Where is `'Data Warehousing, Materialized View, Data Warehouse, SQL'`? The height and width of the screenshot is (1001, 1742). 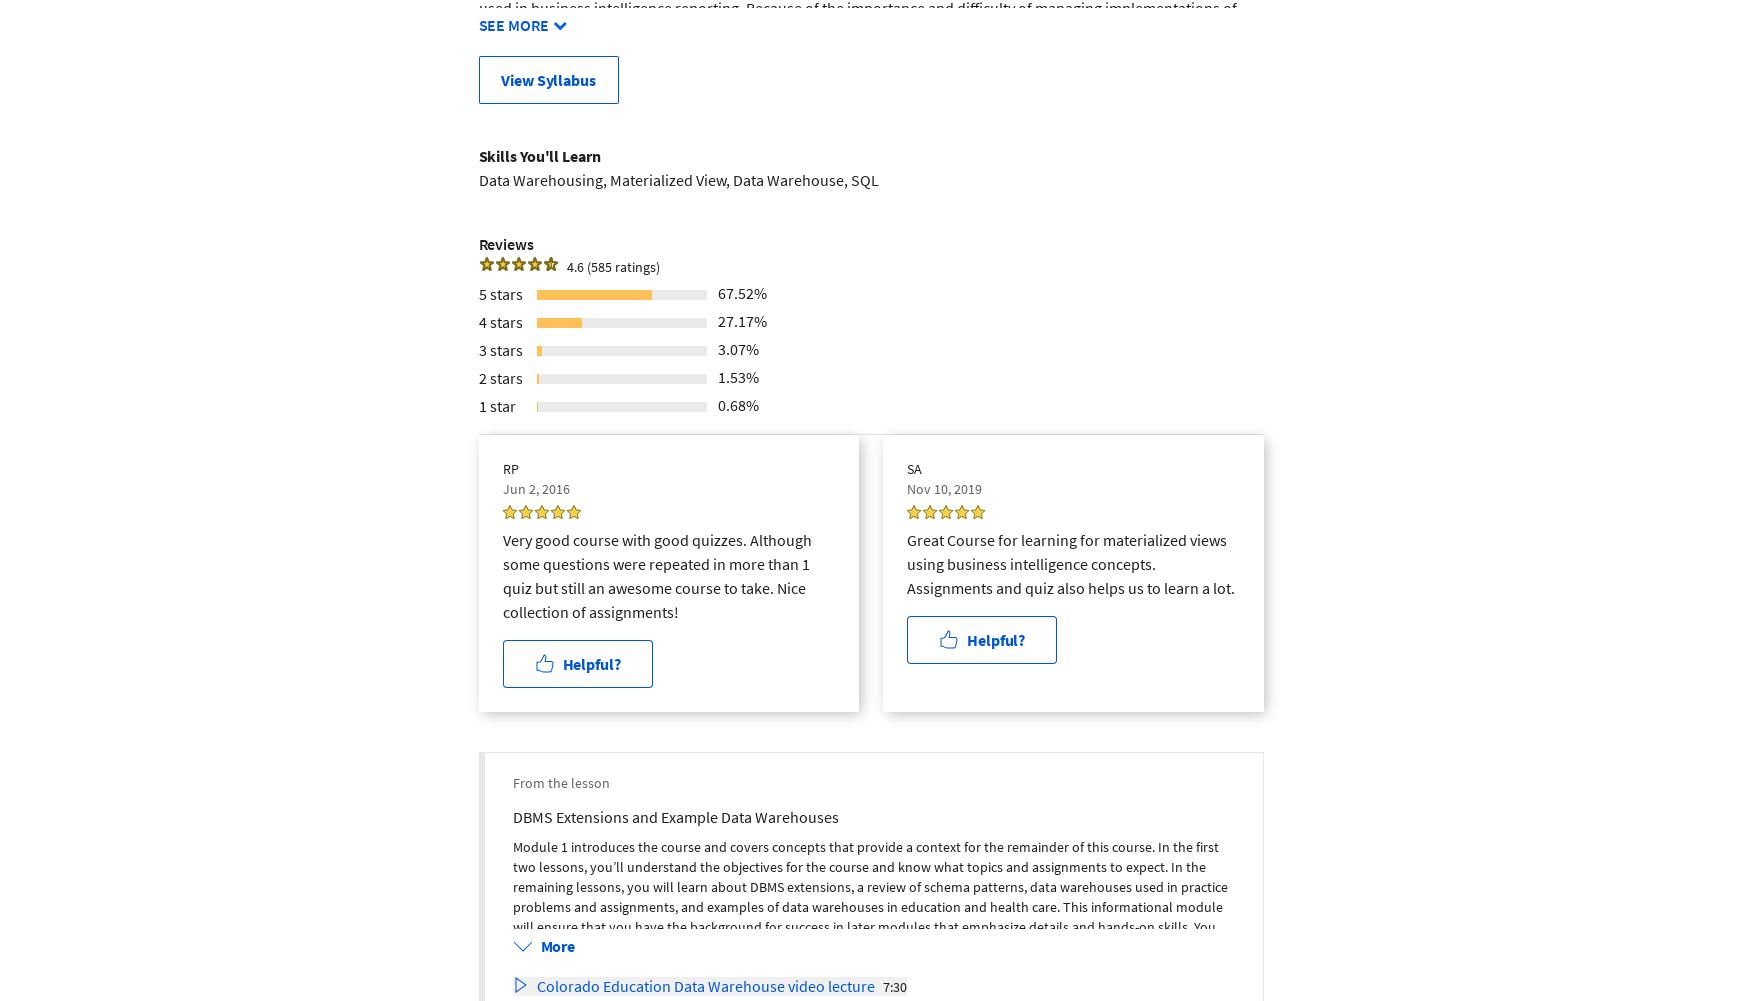
'Data Warehousing, Materialized View, Data Warehouse, SQL' is located at coordinates (676, 178).